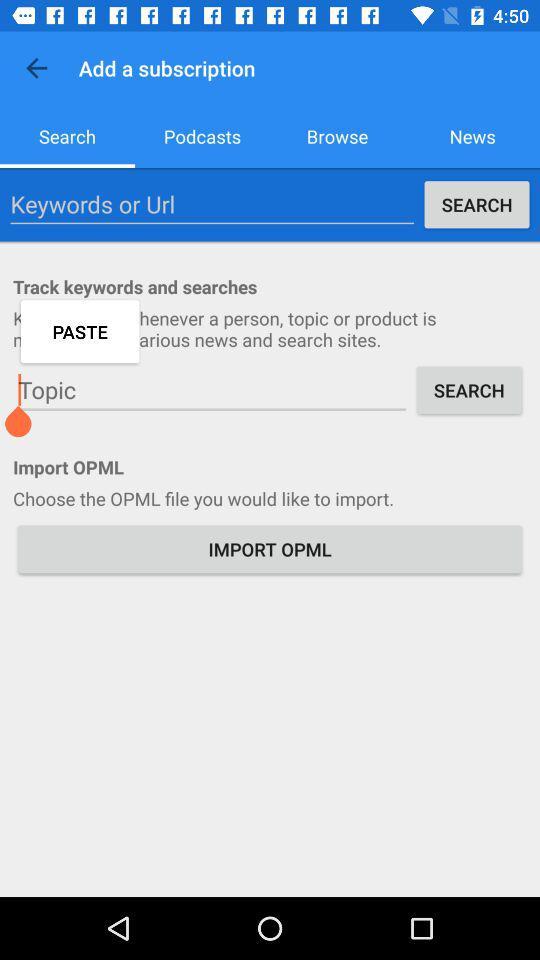  I want to click on item next to add a subscription app, so click(36, 68).